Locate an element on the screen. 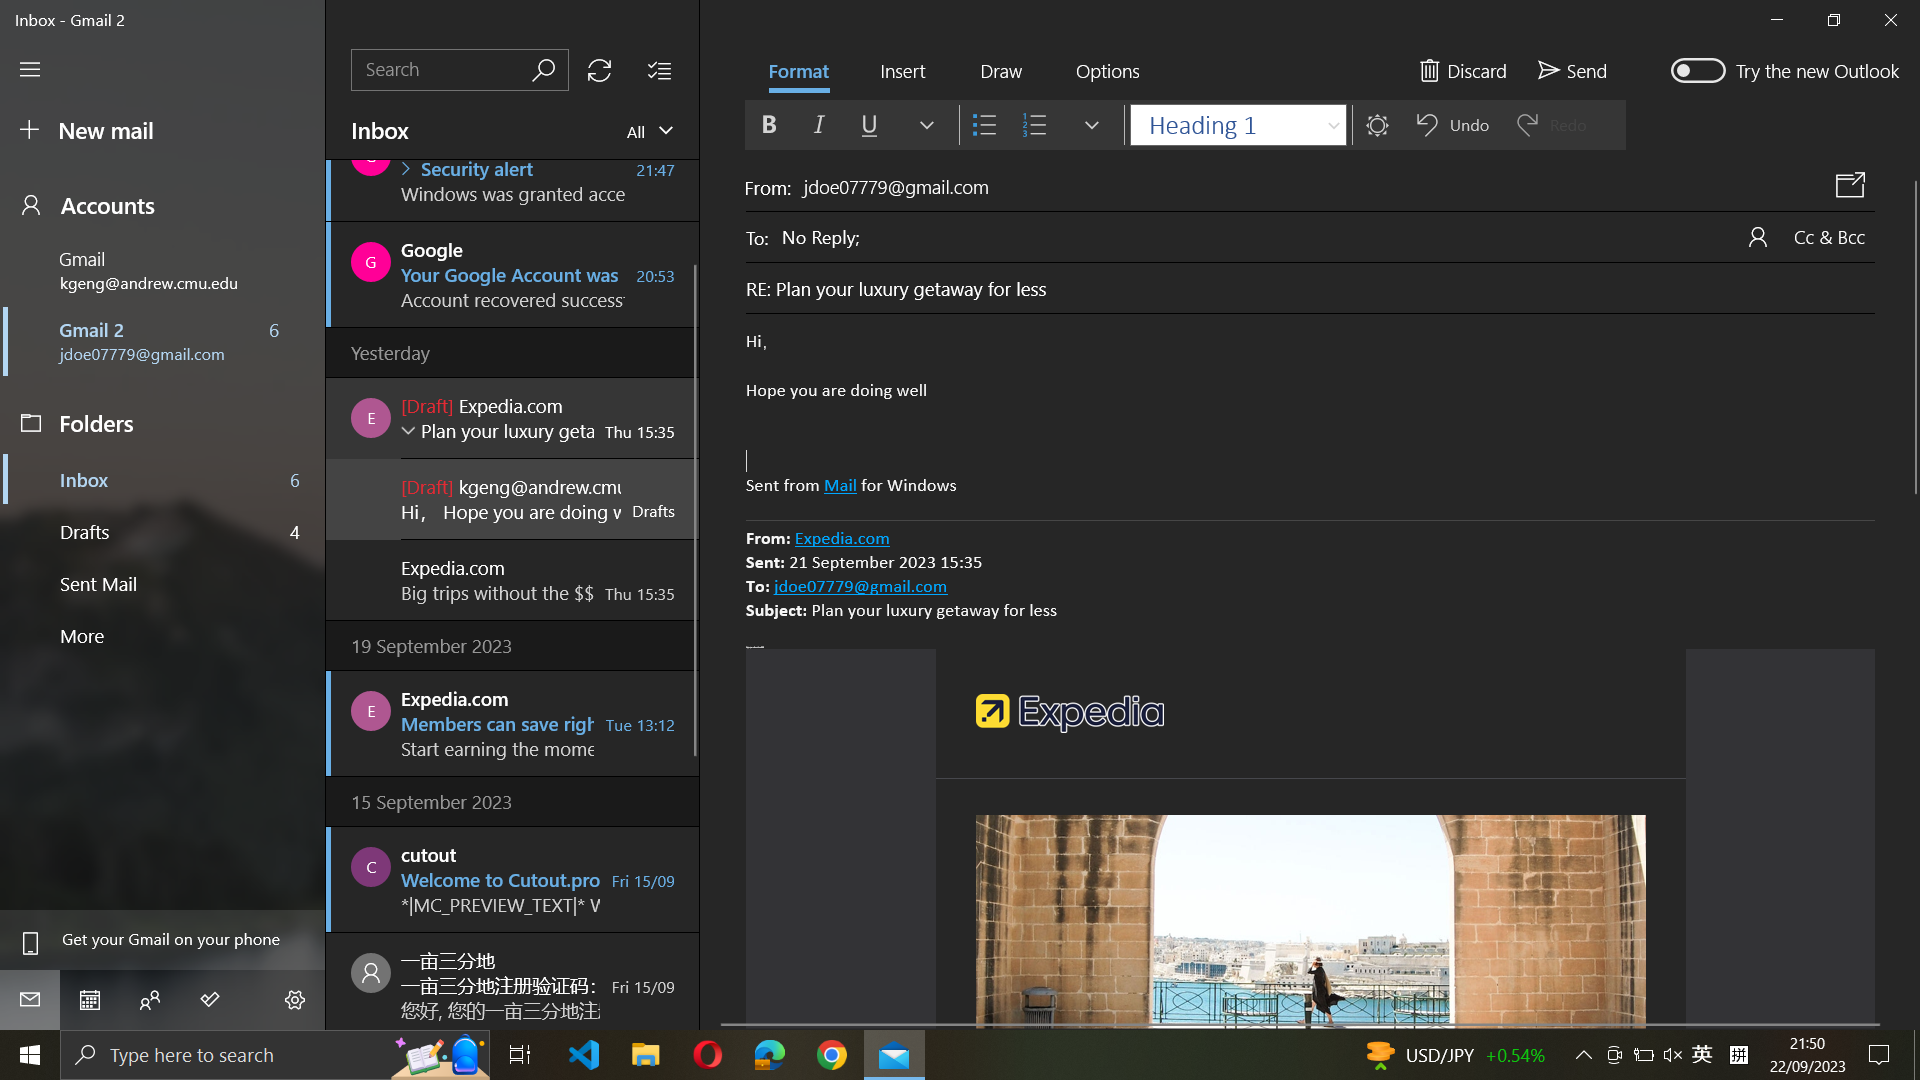  Change the email address in the recipient field to "abc@example.com is located at coordinates (1328, 234).